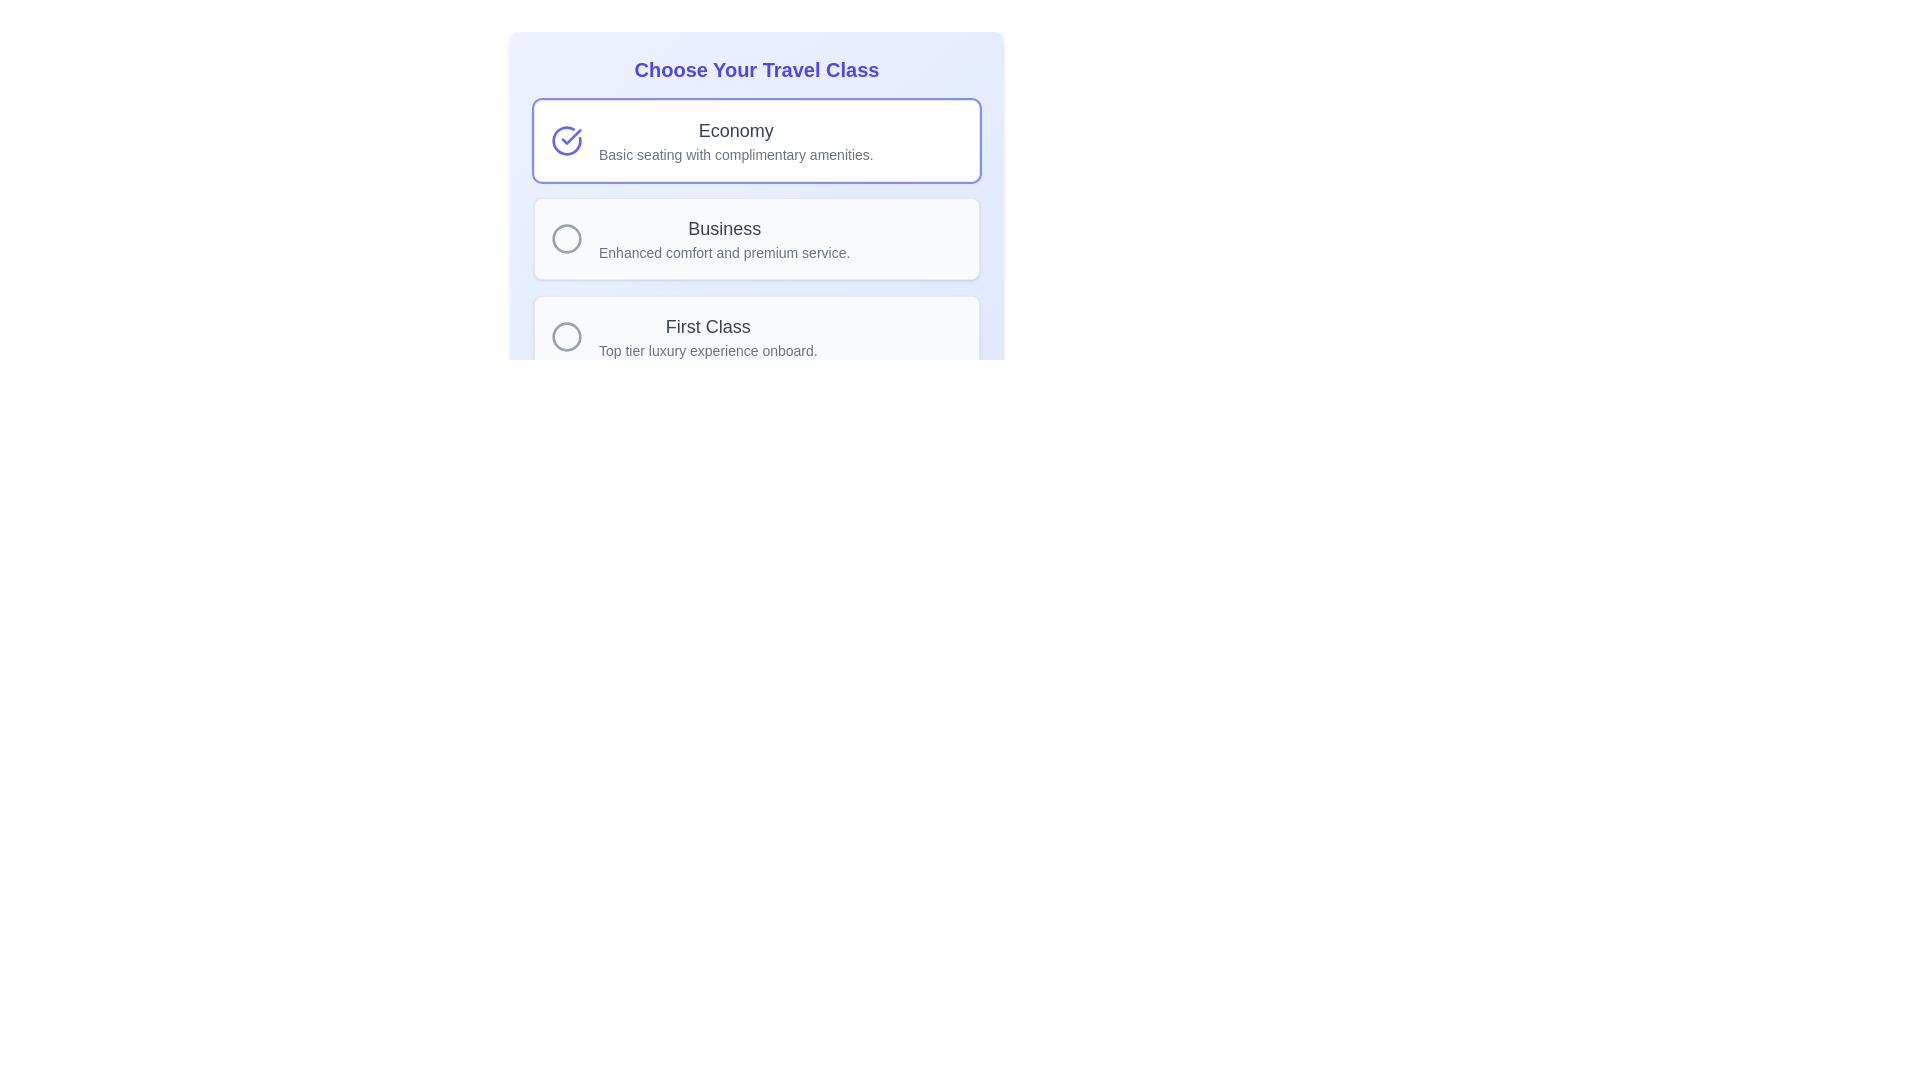 This screenshot has height=1080, width=1920. Describe the element at coordinates (756, 335) in the screenshot. I see `the 'First Class' card, which is the third card in a vertical list of travel options` at that location.